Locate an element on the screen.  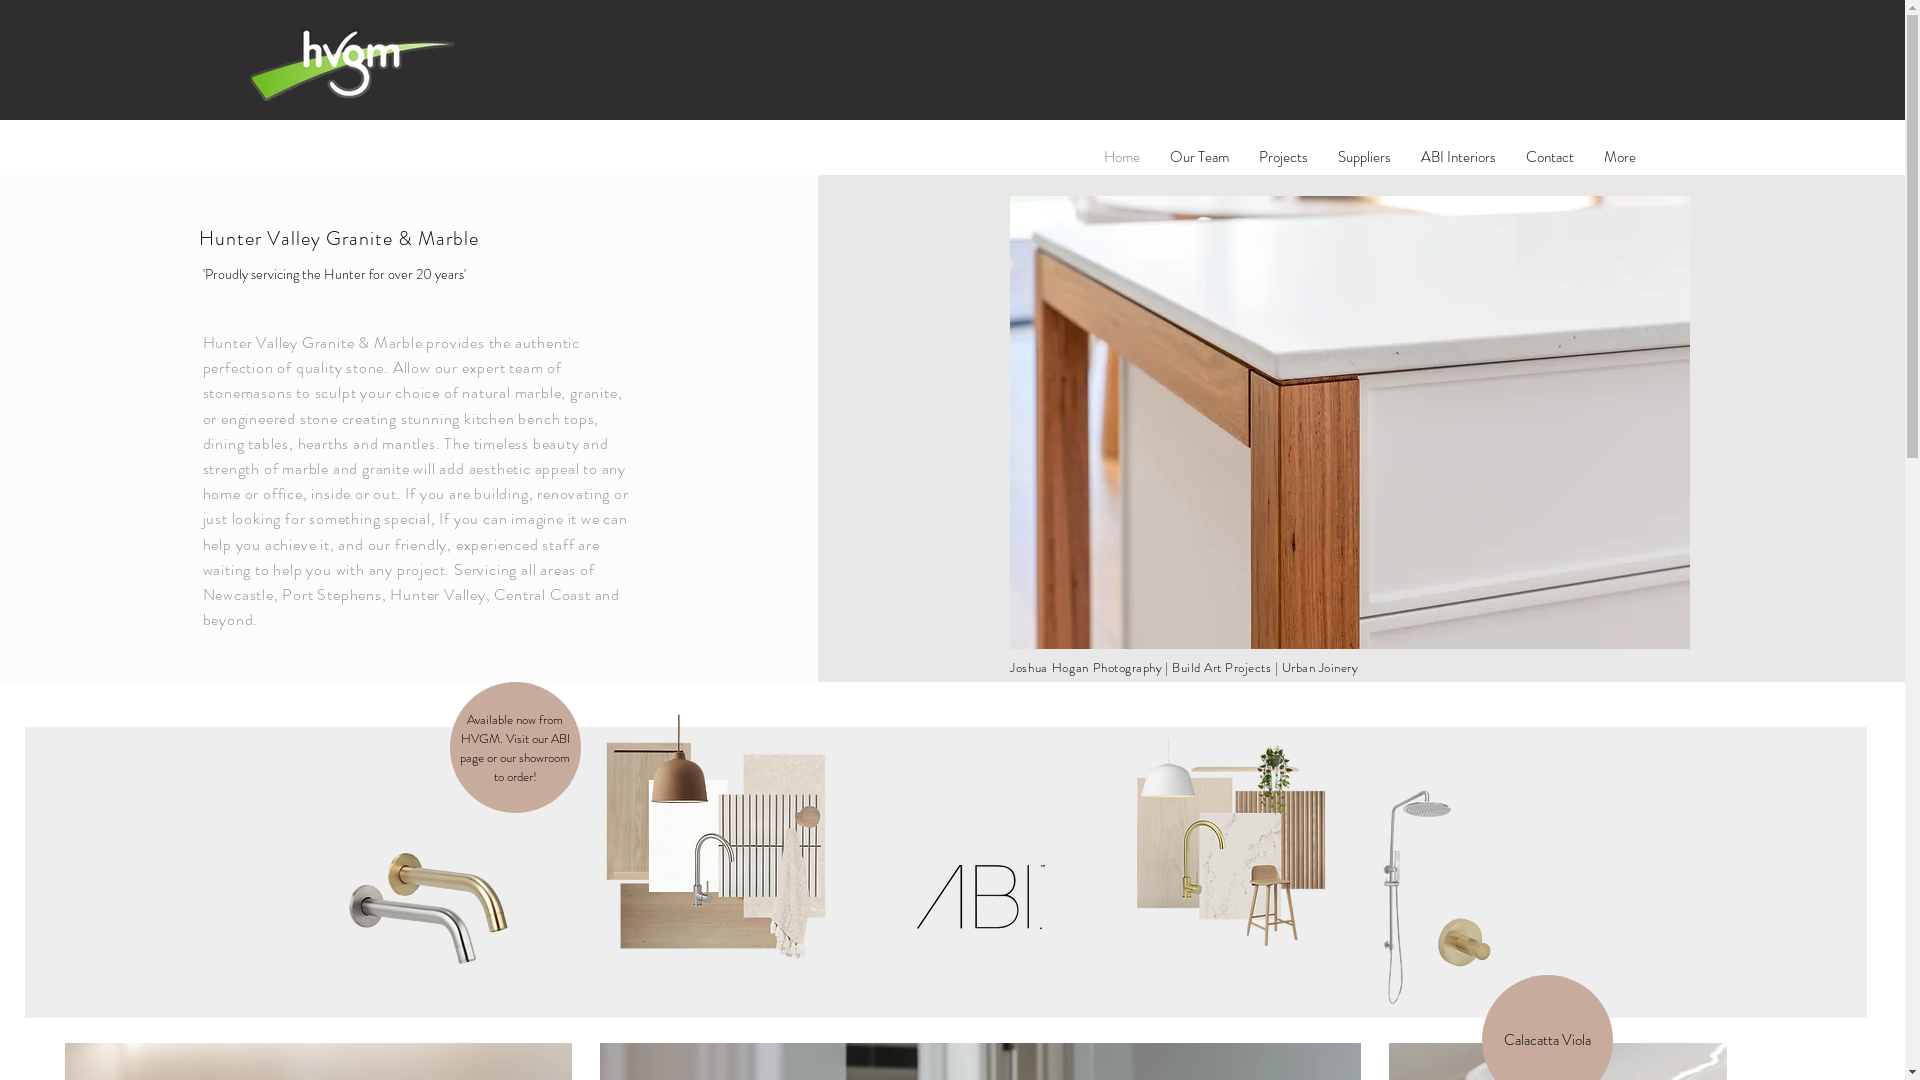
'Cutting Edge Joinery' is located at coordinates (1009, 421).